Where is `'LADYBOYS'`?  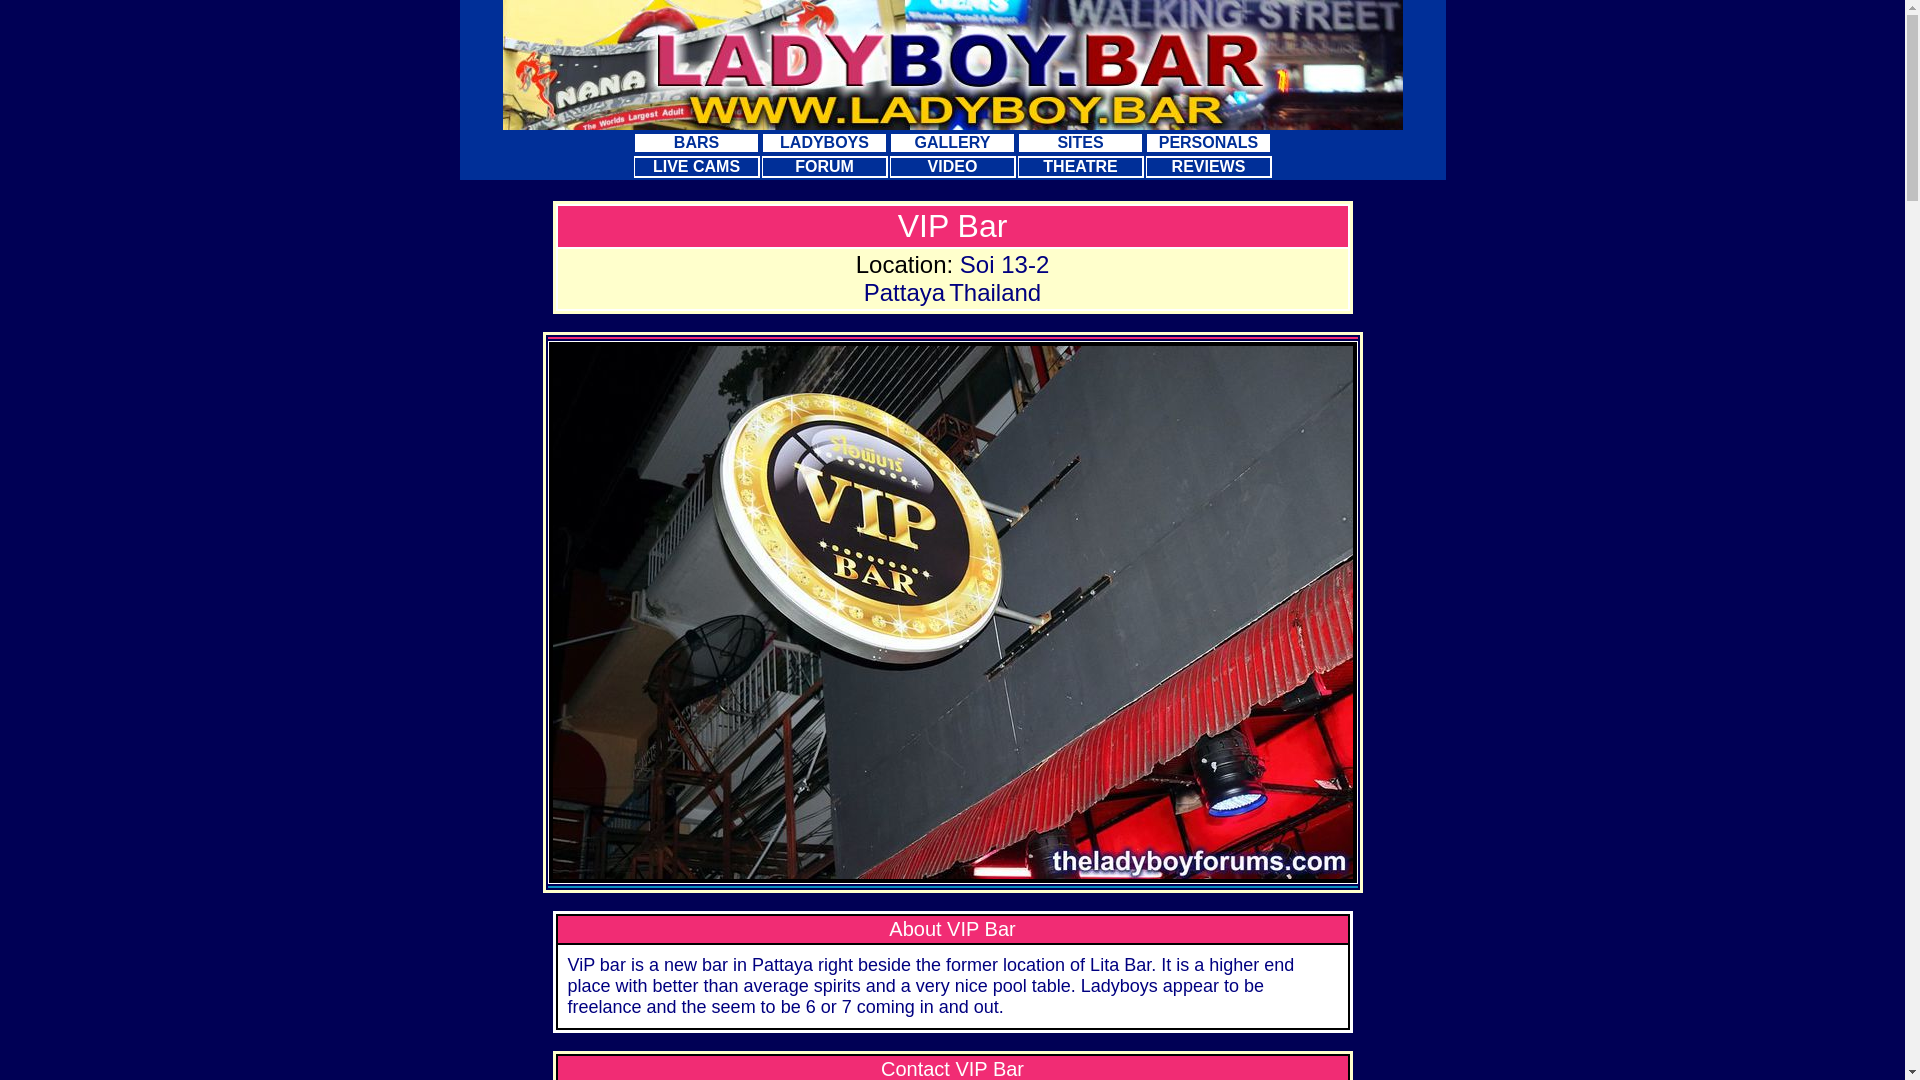
'LADYBOYS' is located at coordinates (824, 141).